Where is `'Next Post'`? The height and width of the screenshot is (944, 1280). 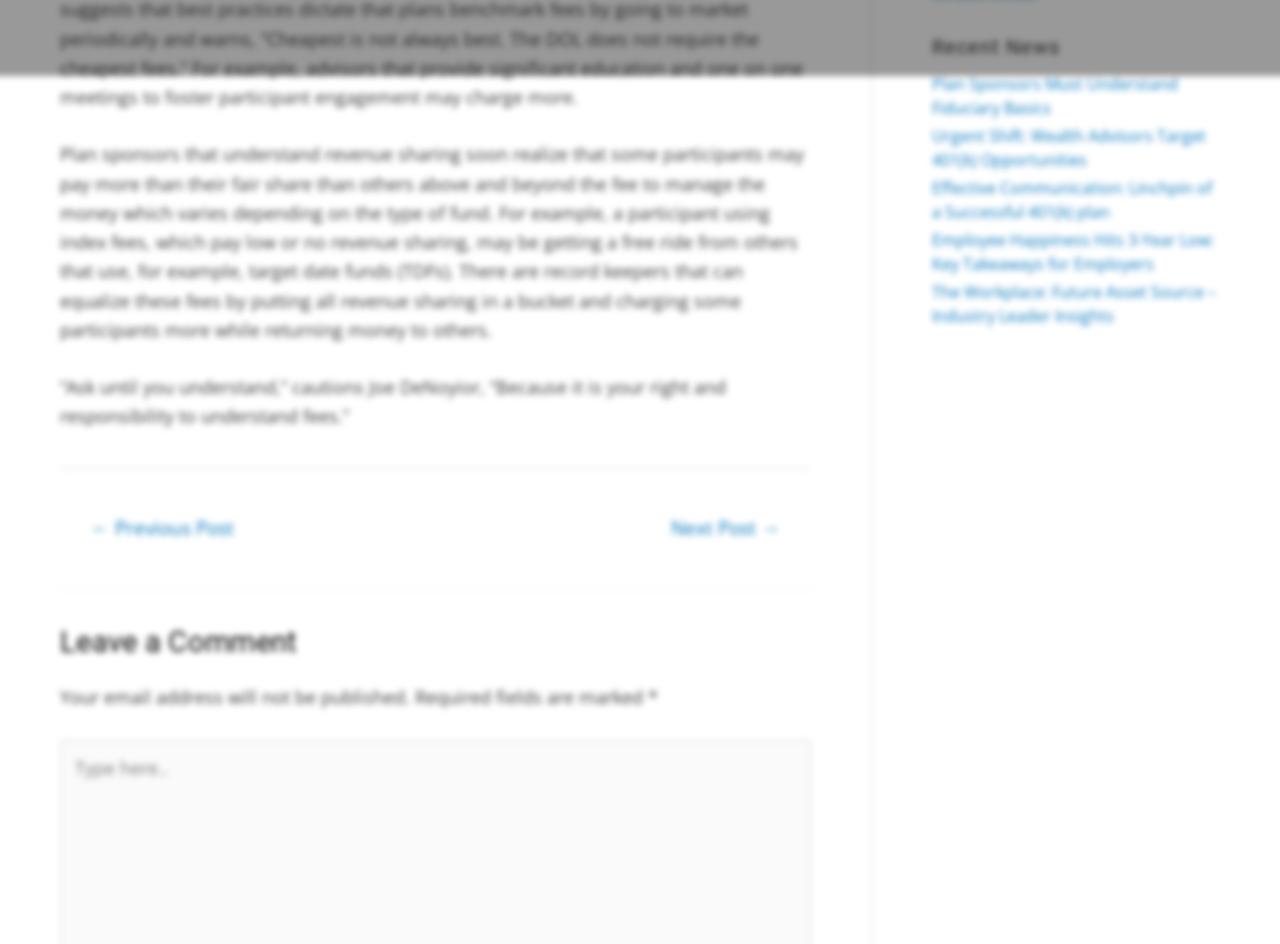 'Next Post' is located at coordinates (716, 526).